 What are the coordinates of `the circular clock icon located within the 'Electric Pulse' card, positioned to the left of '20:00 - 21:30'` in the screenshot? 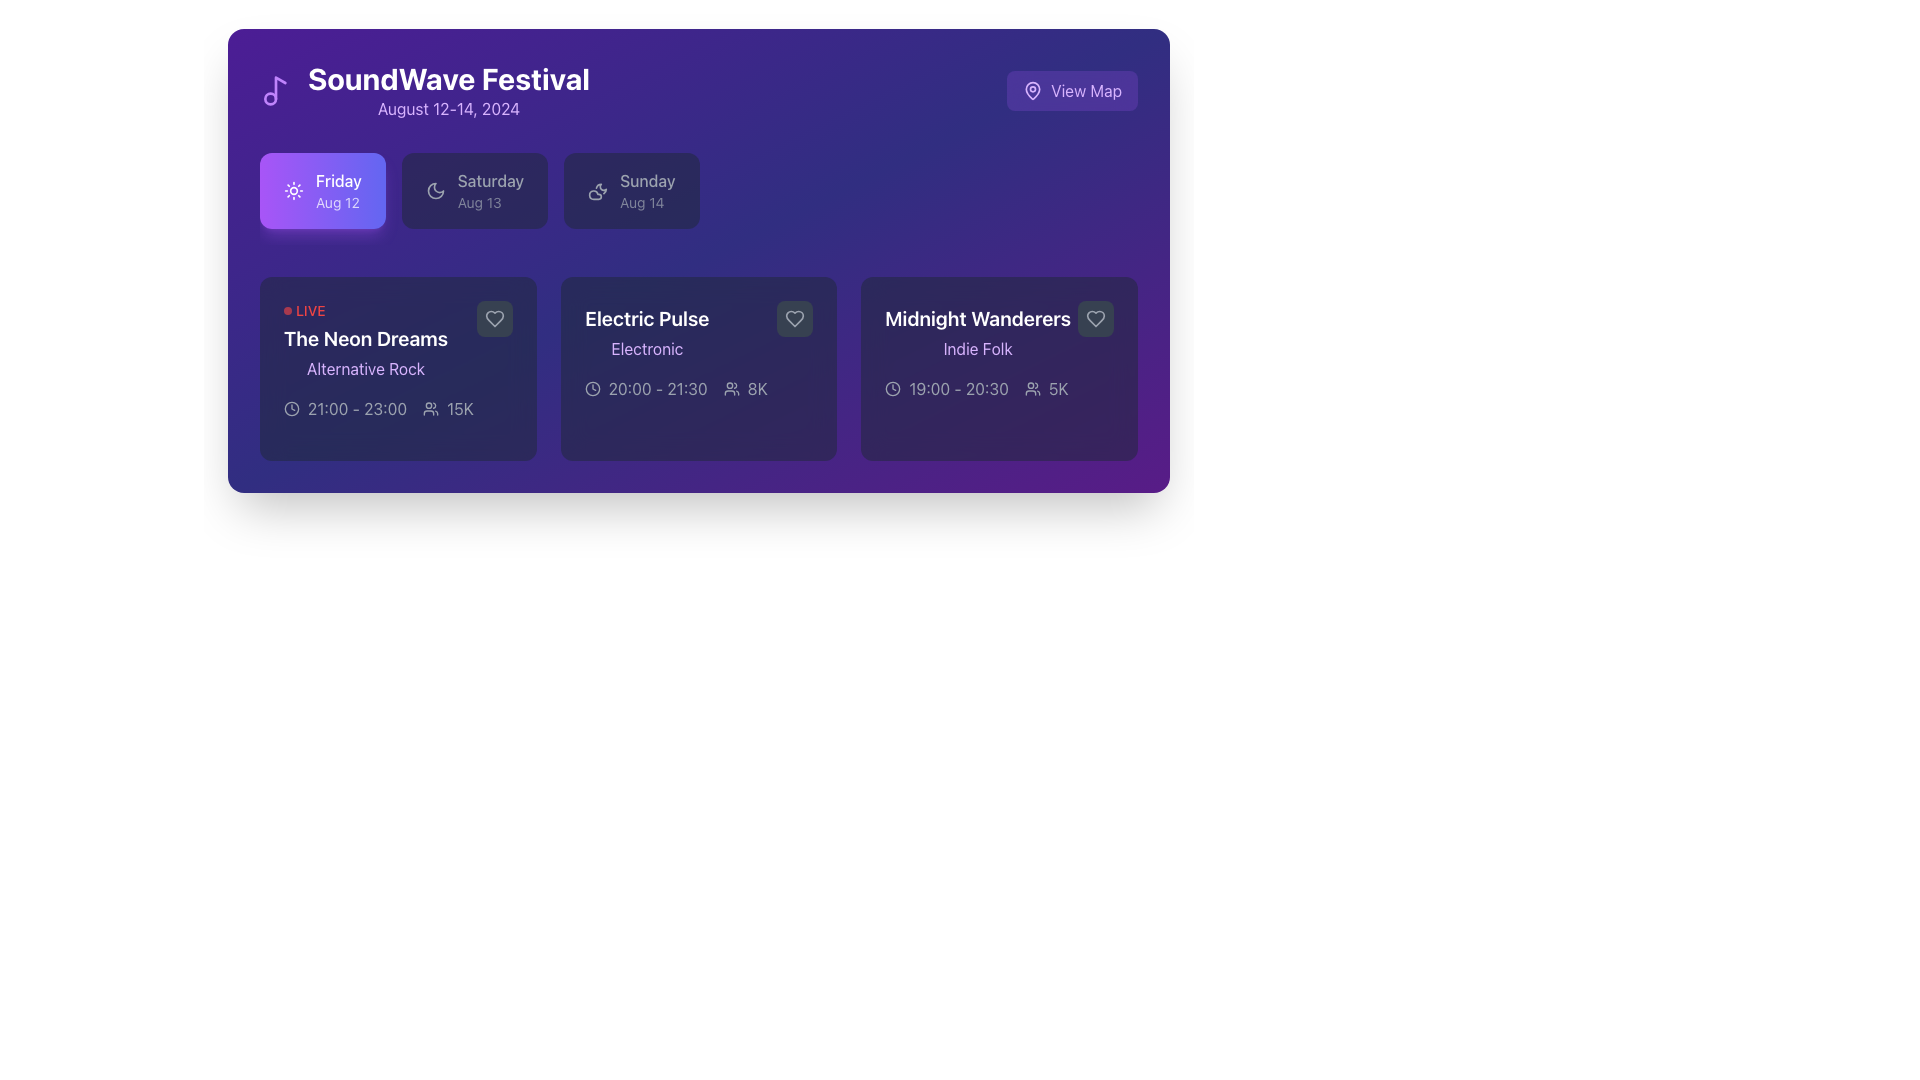 It's located at (591, 389).